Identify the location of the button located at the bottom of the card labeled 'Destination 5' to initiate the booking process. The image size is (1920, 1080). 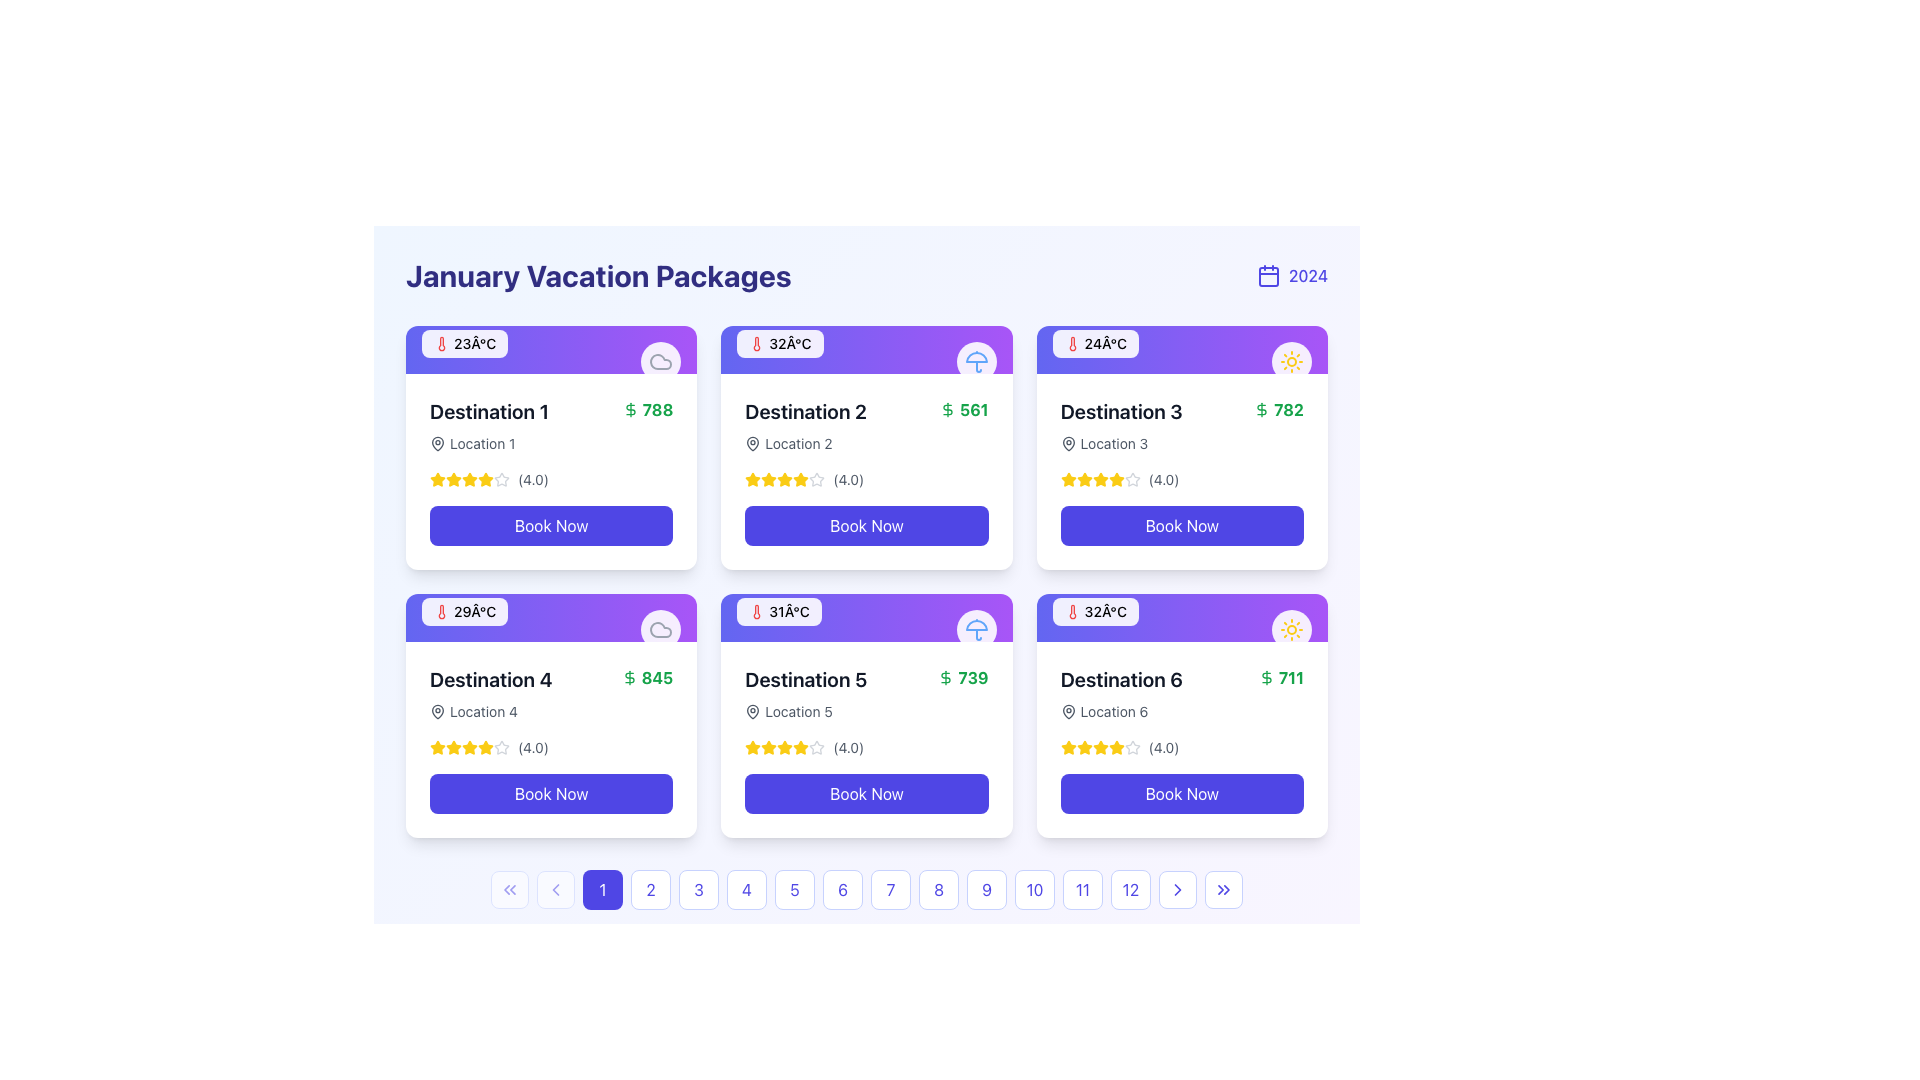
(867, 793).